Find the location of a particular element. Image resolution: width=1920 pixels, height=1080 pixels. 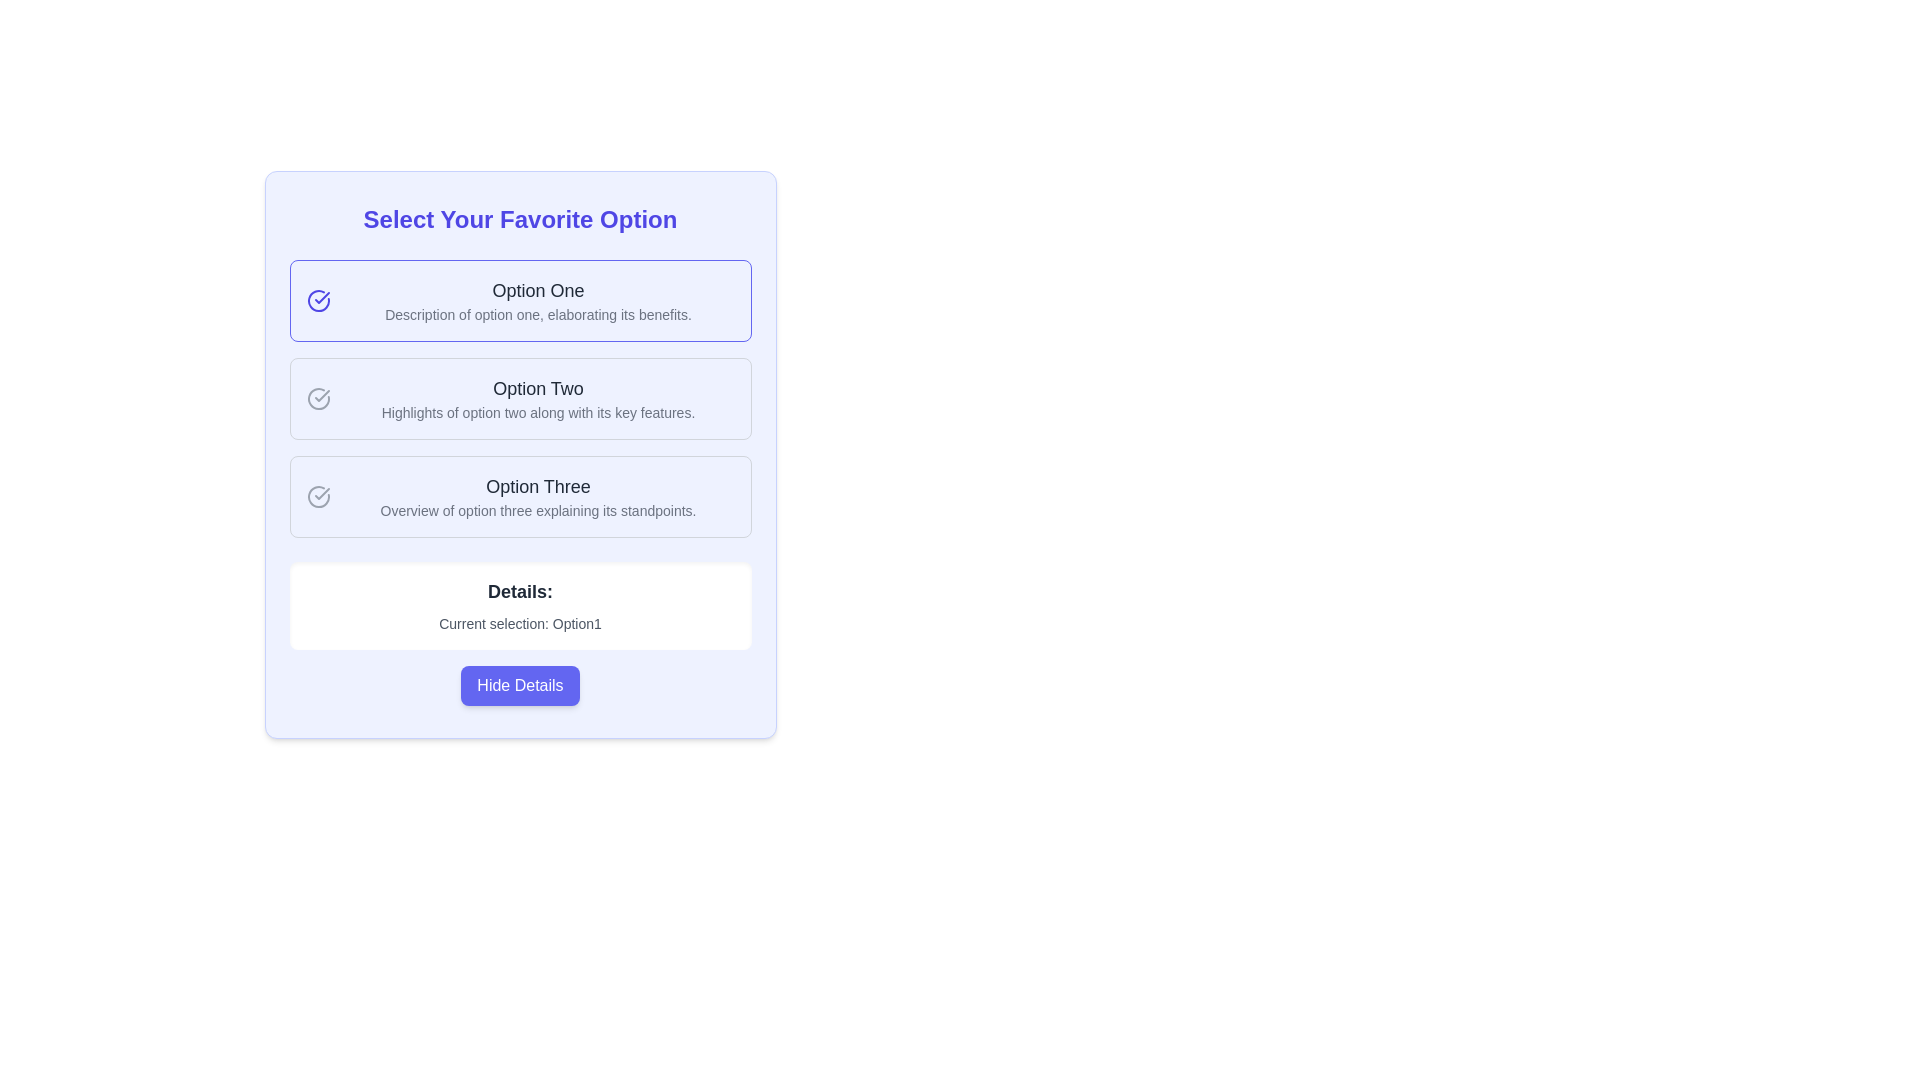

the text label that indicates the currently selected option, specifically the emphasized portion 'Option1' within the text block labeled 'Current selection: Option1' is located at coordinates (576, 623).